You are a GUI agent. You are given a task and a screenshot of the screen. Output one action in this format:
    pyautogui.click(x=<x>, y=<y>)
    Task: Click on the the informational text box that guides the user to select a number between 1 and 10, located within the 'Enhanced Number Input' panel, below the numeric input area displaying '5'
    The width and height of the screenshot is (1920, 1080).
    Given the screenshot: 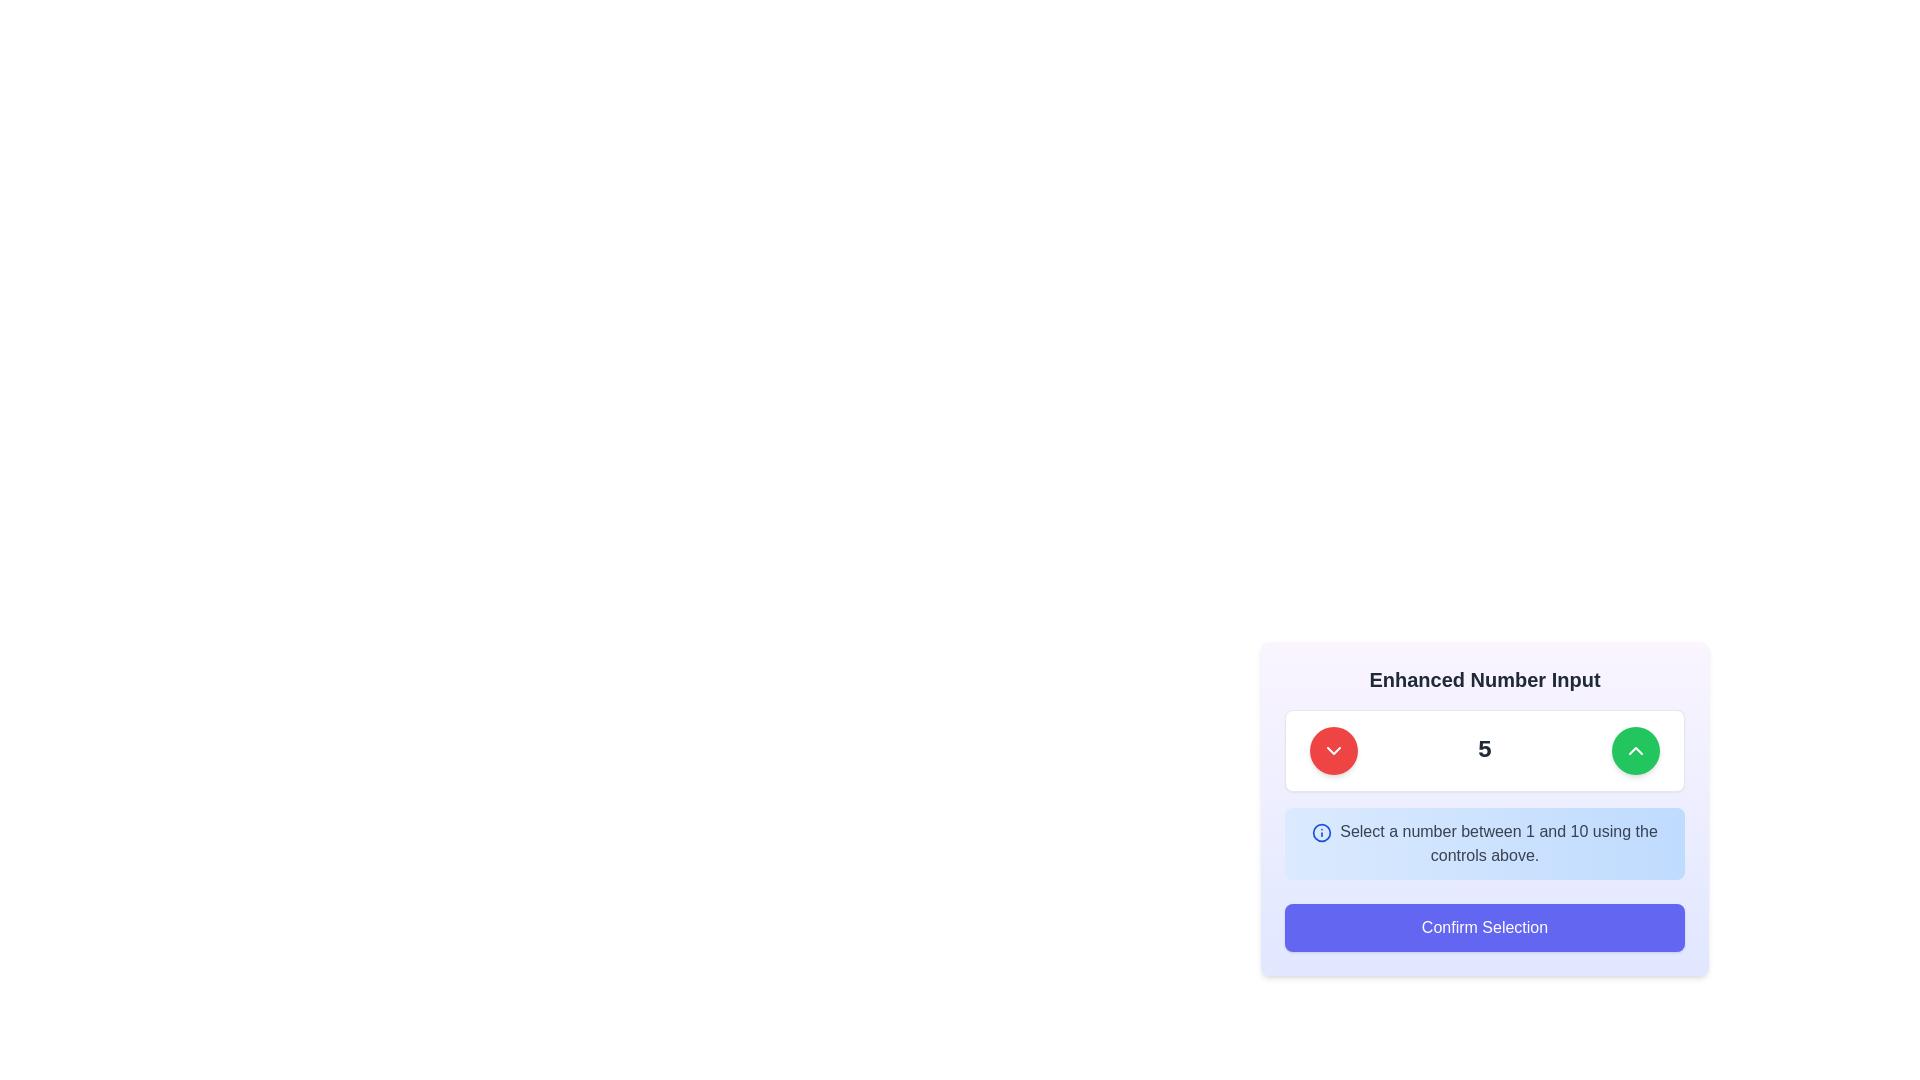 What is the action you would take?
    pyautogui.click(x=1484, y=844)
    